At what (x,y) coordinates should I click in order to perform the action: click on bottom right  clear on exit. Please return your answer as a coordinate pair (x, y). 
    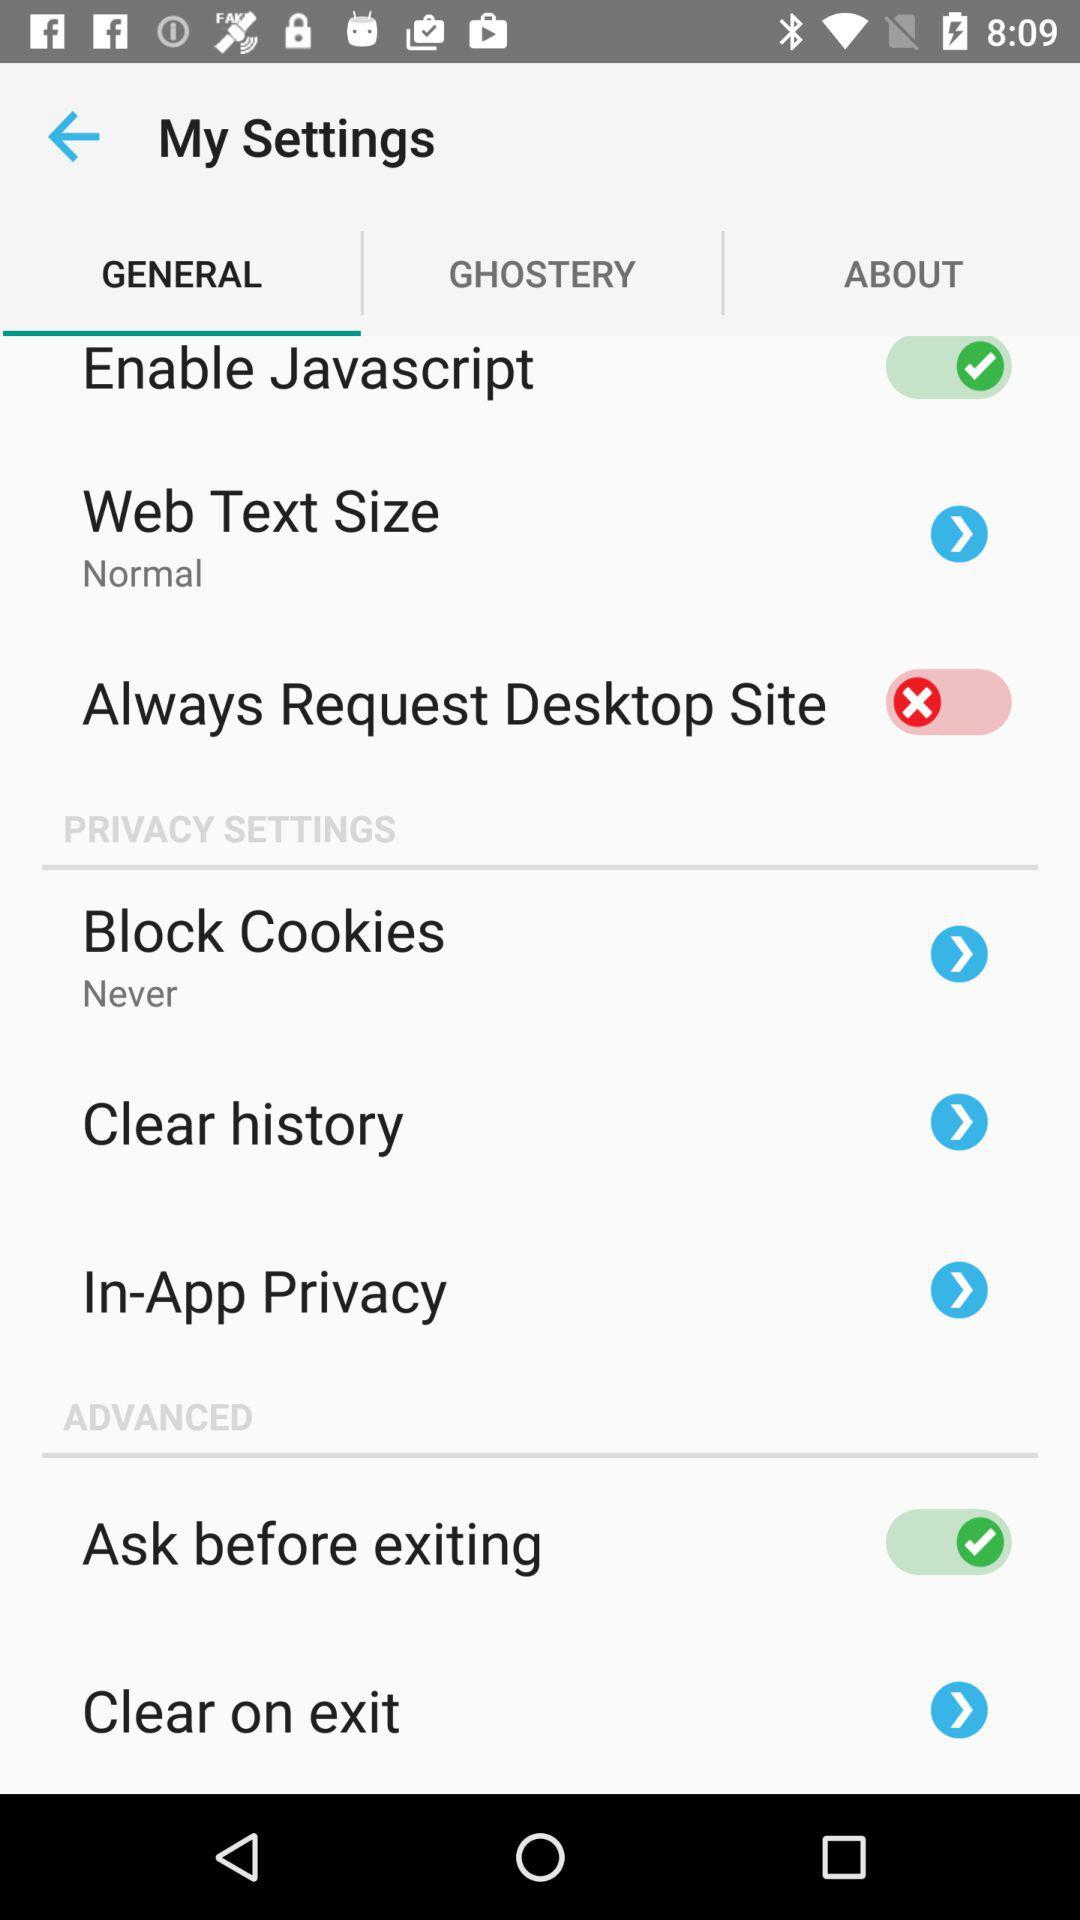
    Looking at the image, I should click on (958, 1708).